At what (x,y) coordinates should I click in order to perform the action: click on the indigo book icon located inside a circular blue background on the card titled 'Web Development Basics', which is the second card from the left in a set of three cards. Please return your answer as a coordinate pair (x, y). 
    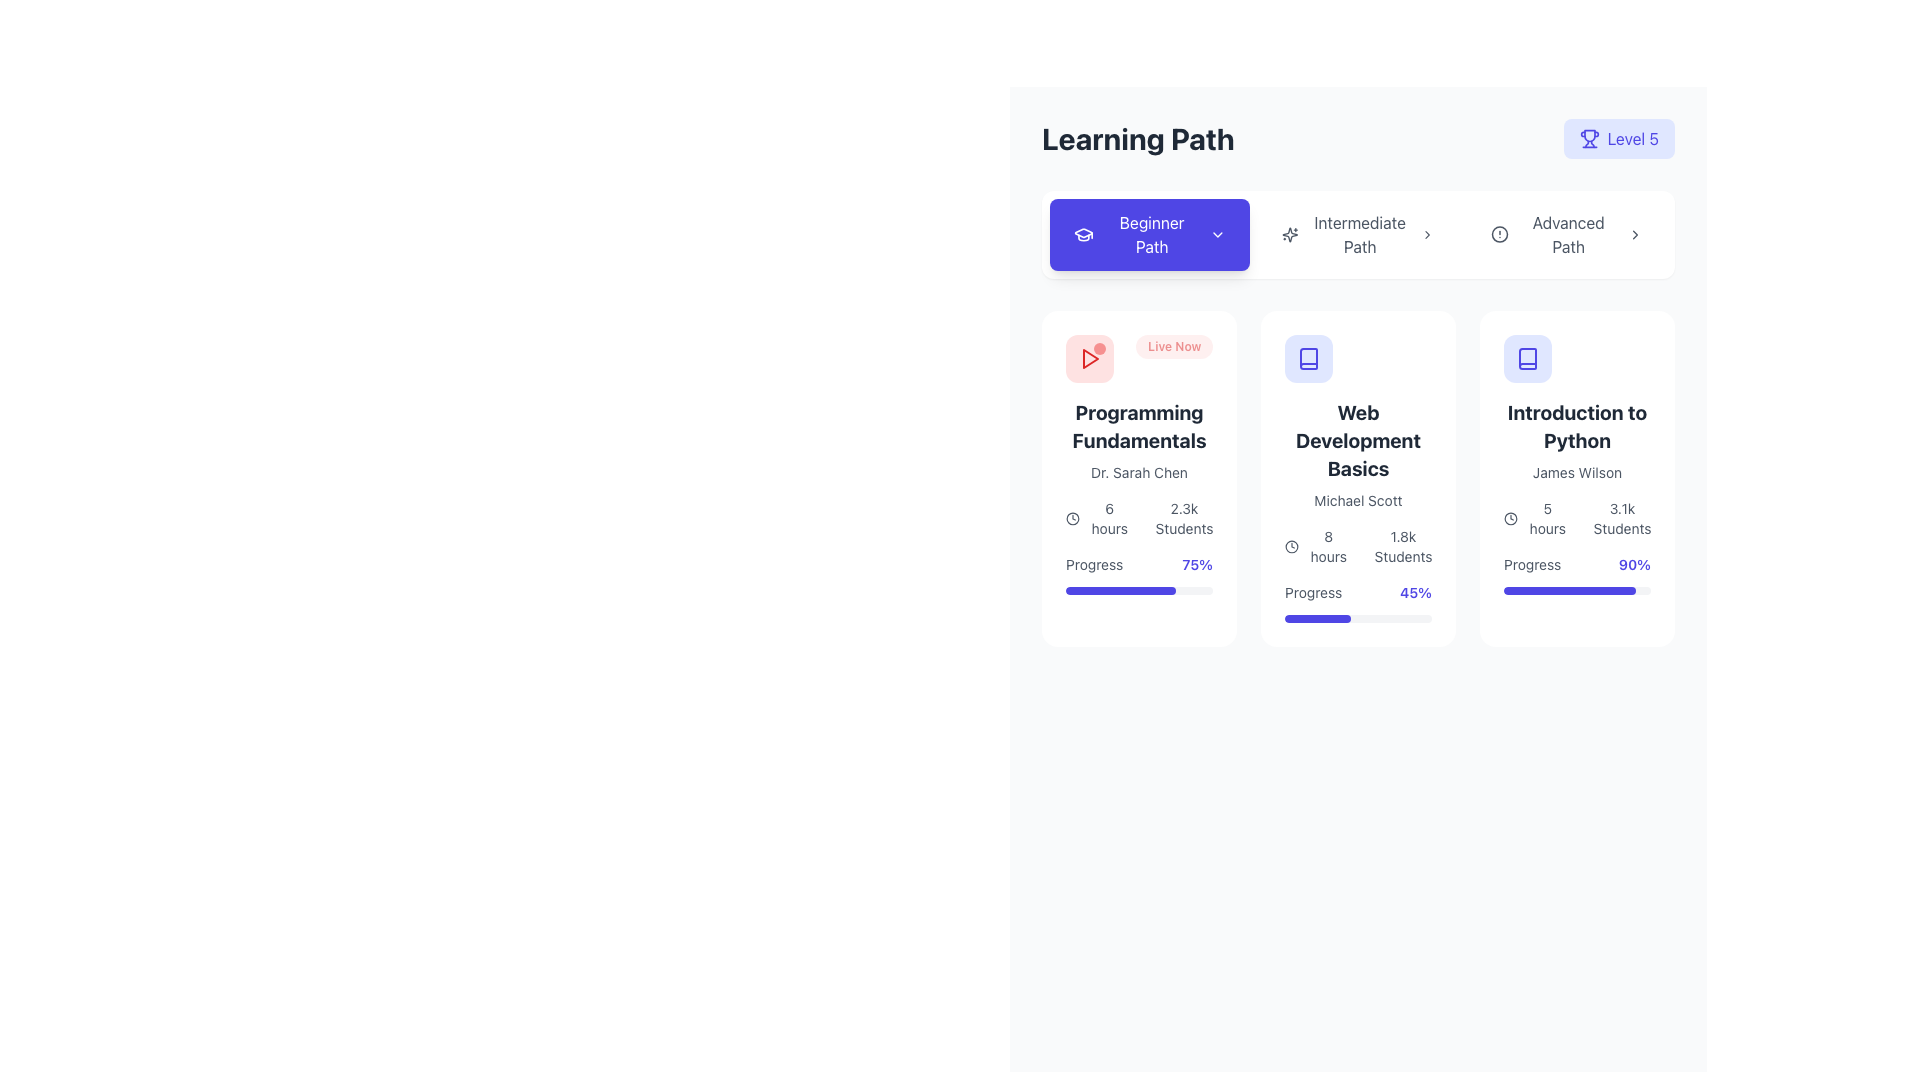
    Looking at the image, I should click on (1309, 357).